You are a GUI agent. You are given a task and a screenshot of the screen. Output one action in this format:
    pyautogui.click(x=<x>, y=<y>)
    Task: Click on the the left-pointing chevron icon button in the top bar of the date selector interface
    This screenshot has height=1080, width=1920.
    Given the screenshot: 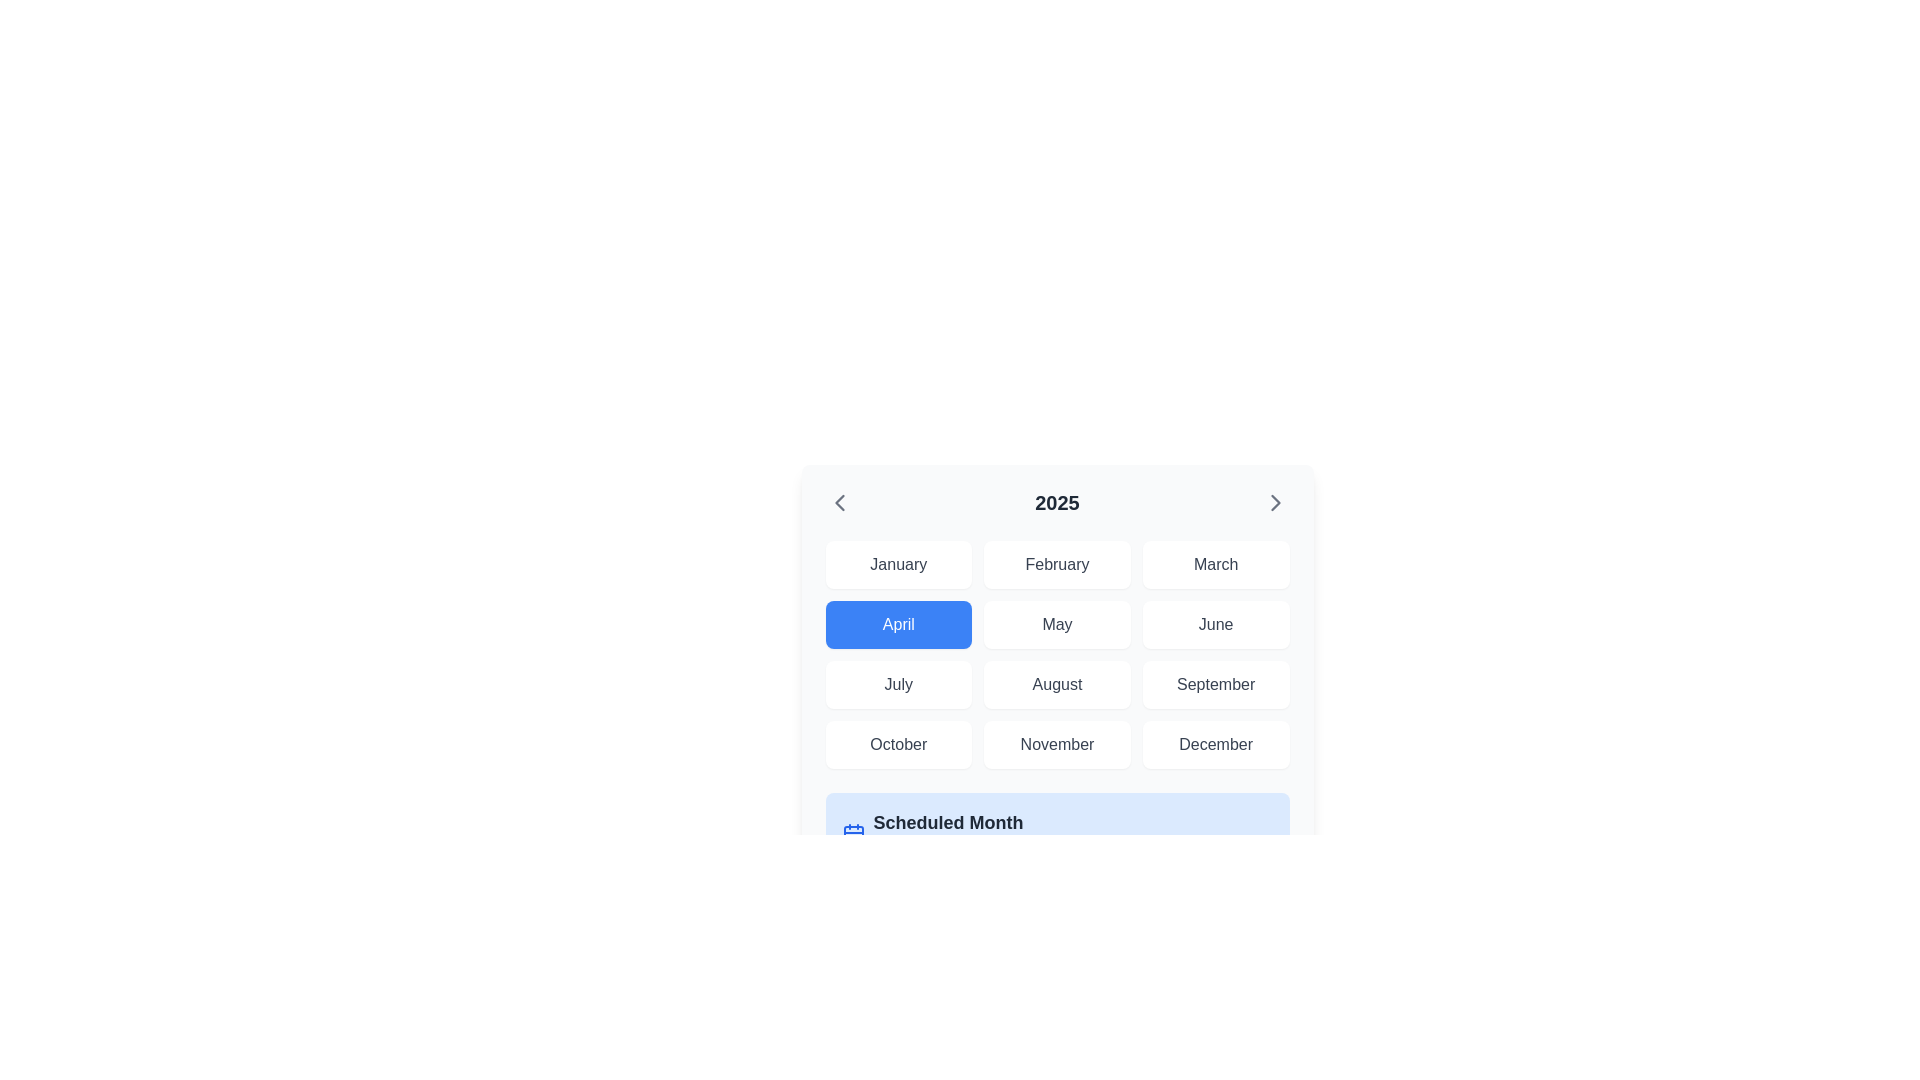 What is the action you would take?
    pyautogui.click(x=839, y=501)
    